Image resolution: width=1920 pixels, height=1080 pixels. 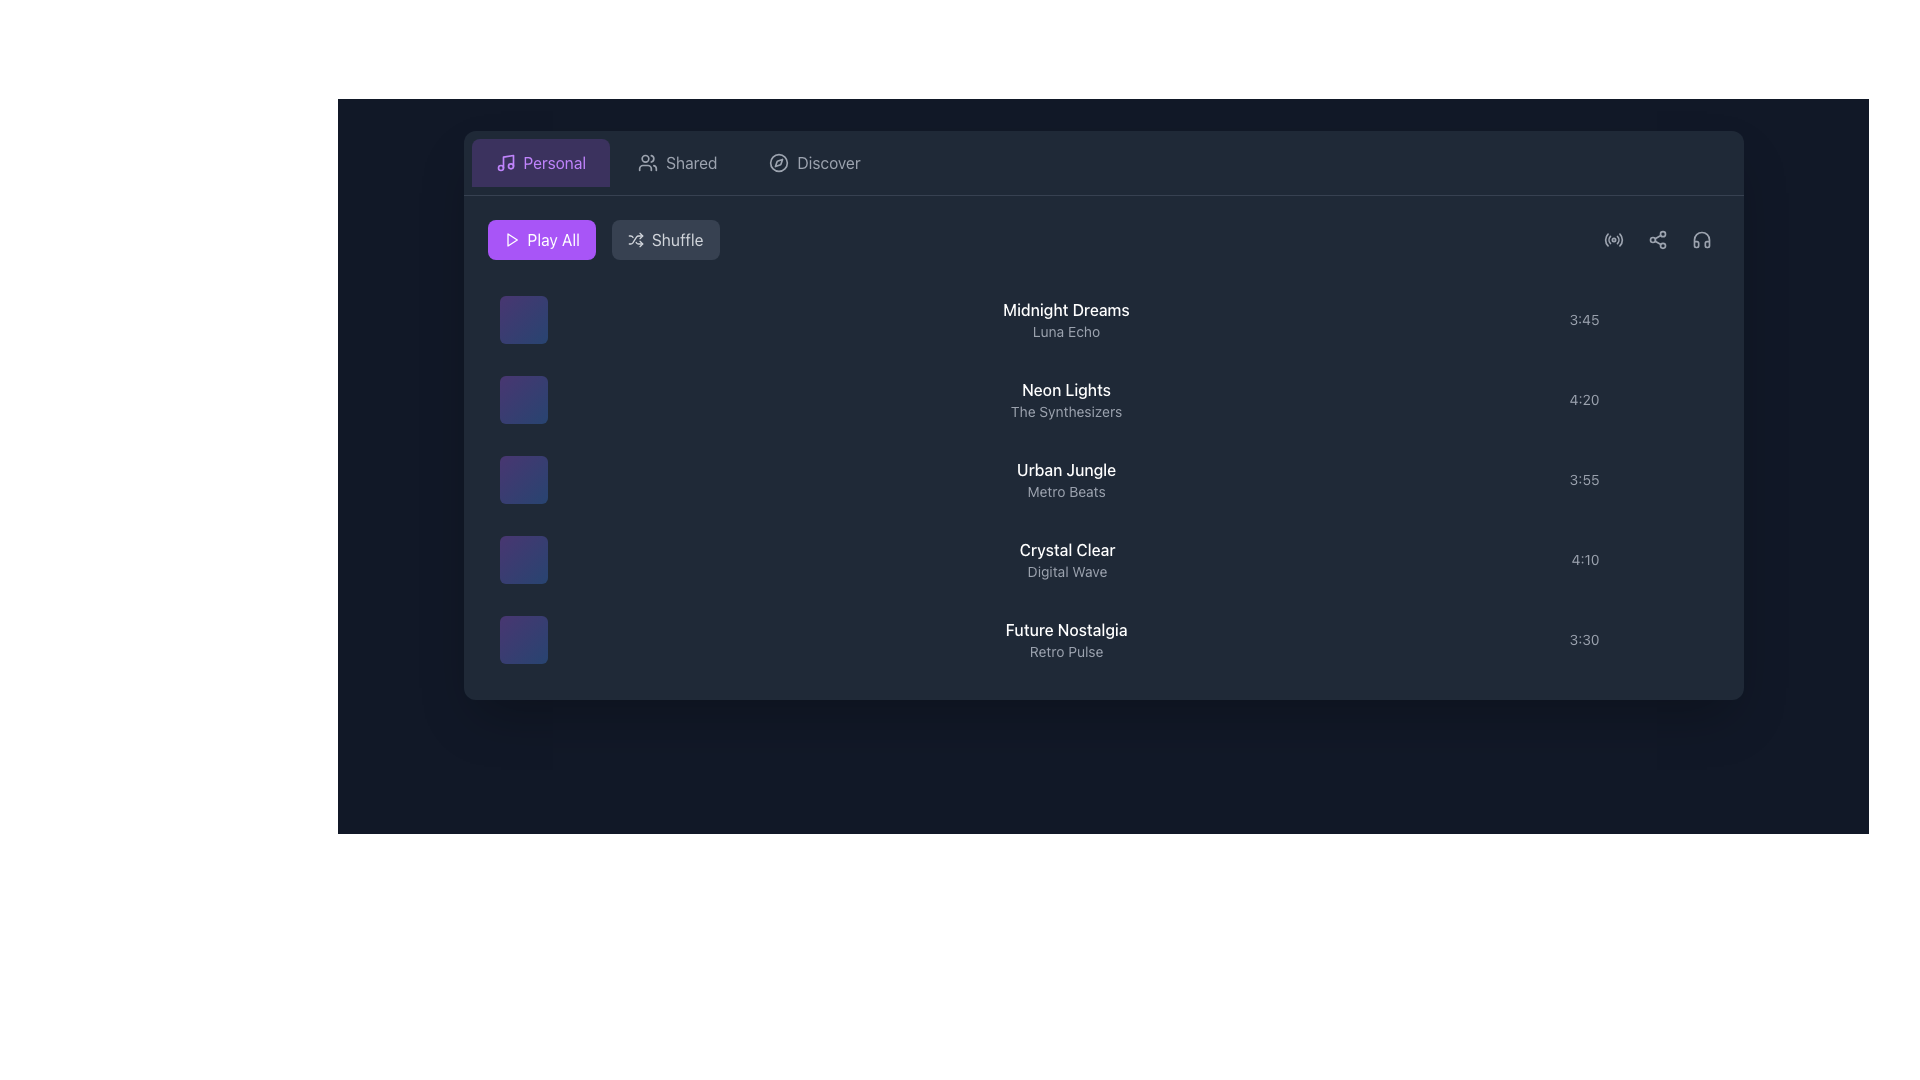 What do you see at coordinates (1700, 238) in the screenshot?
I see `the headphones icon button, which is the third icon in a horizontal sequence on the right side of the interface panel` at bounding box center [1700, 238].